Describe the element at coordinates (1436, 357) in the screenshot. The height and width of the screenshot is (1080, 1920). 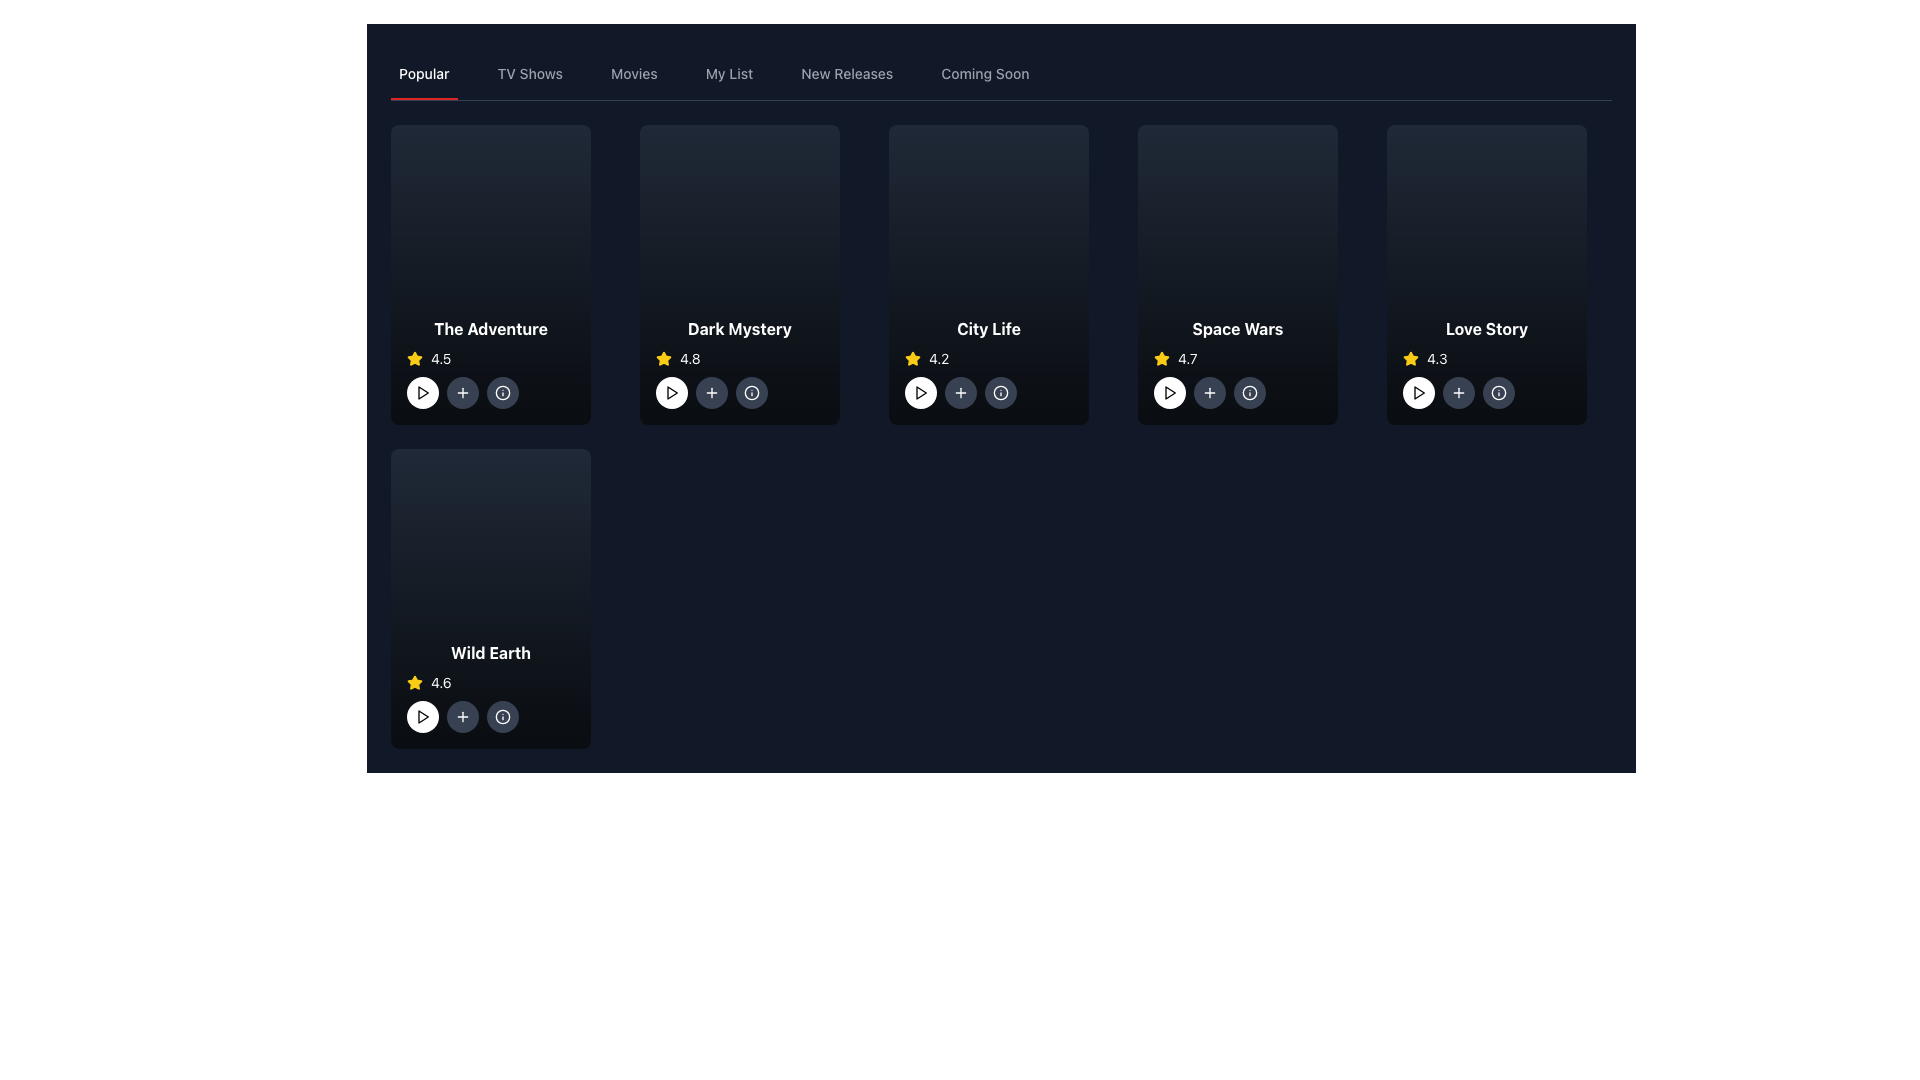
I see `the static text displaying the rating '4.3' located within the 'Love Story' card, positioned to the right of the yellow star icon` at that location.